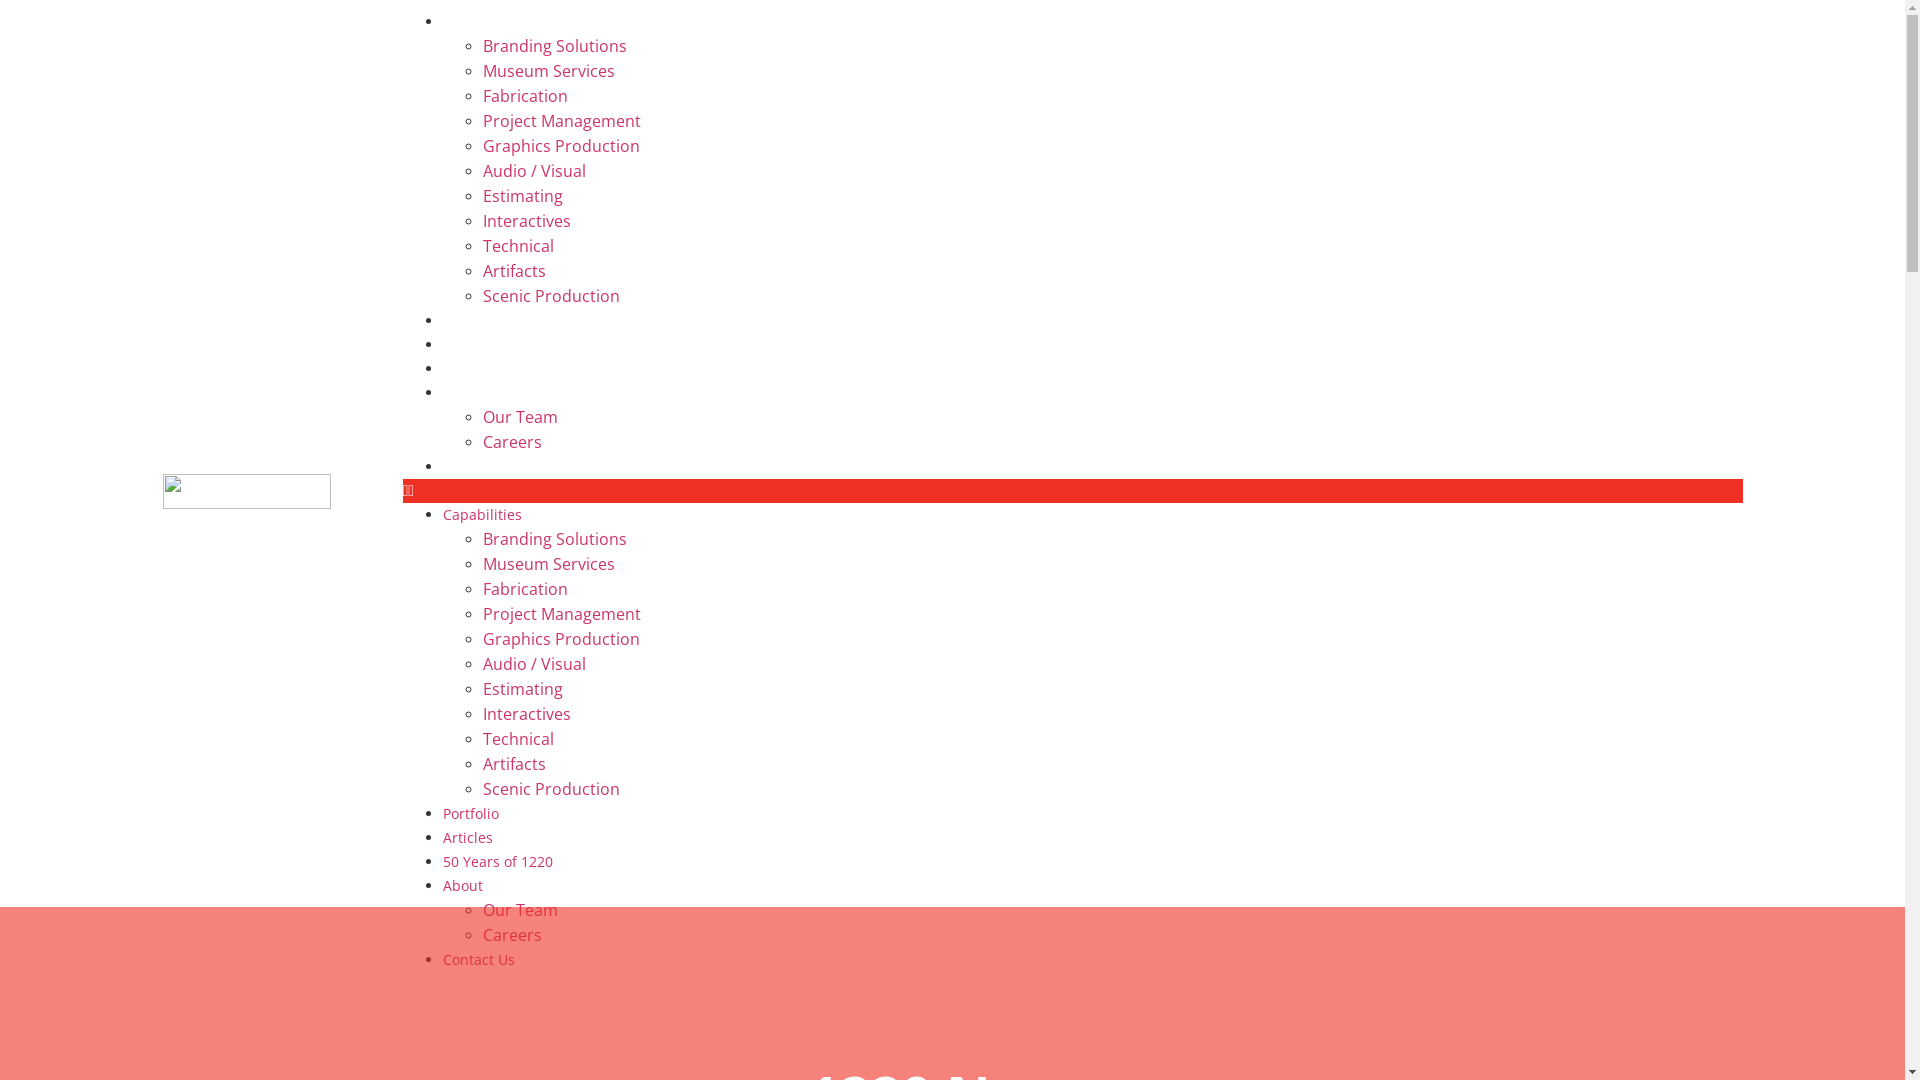  Describe the element at coordinates (481, 196) in the screenshot. I see `'Estimating'` at that location.